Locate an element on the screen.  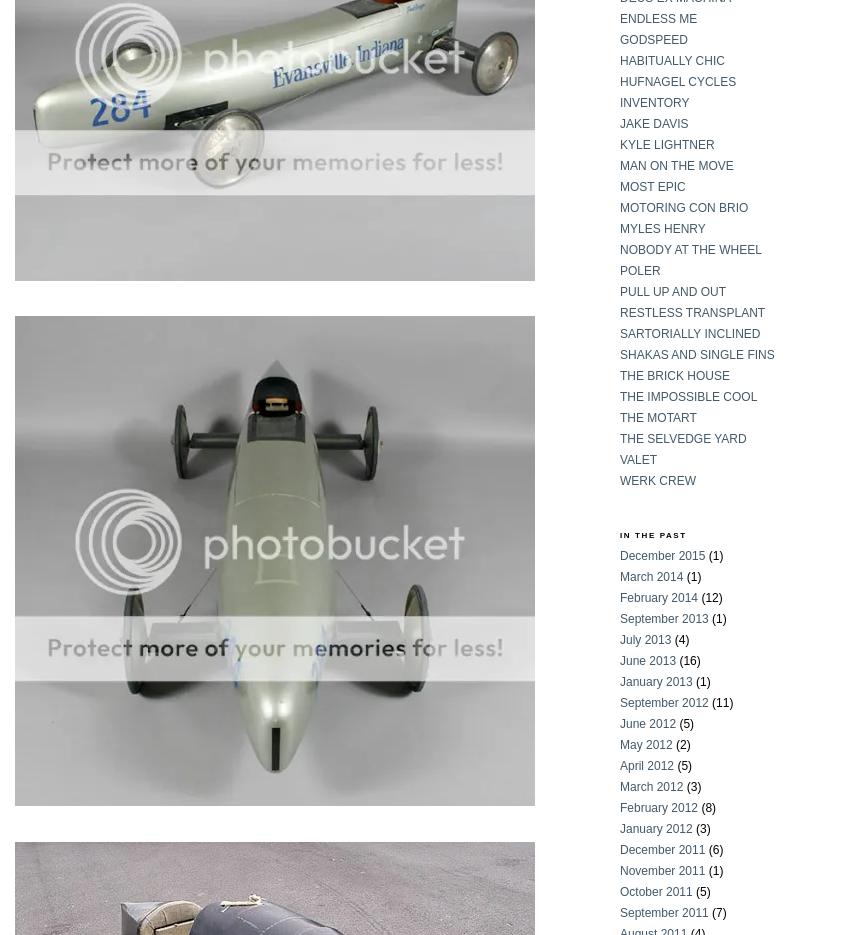
'(16)' is located at coordinates (686, 661).